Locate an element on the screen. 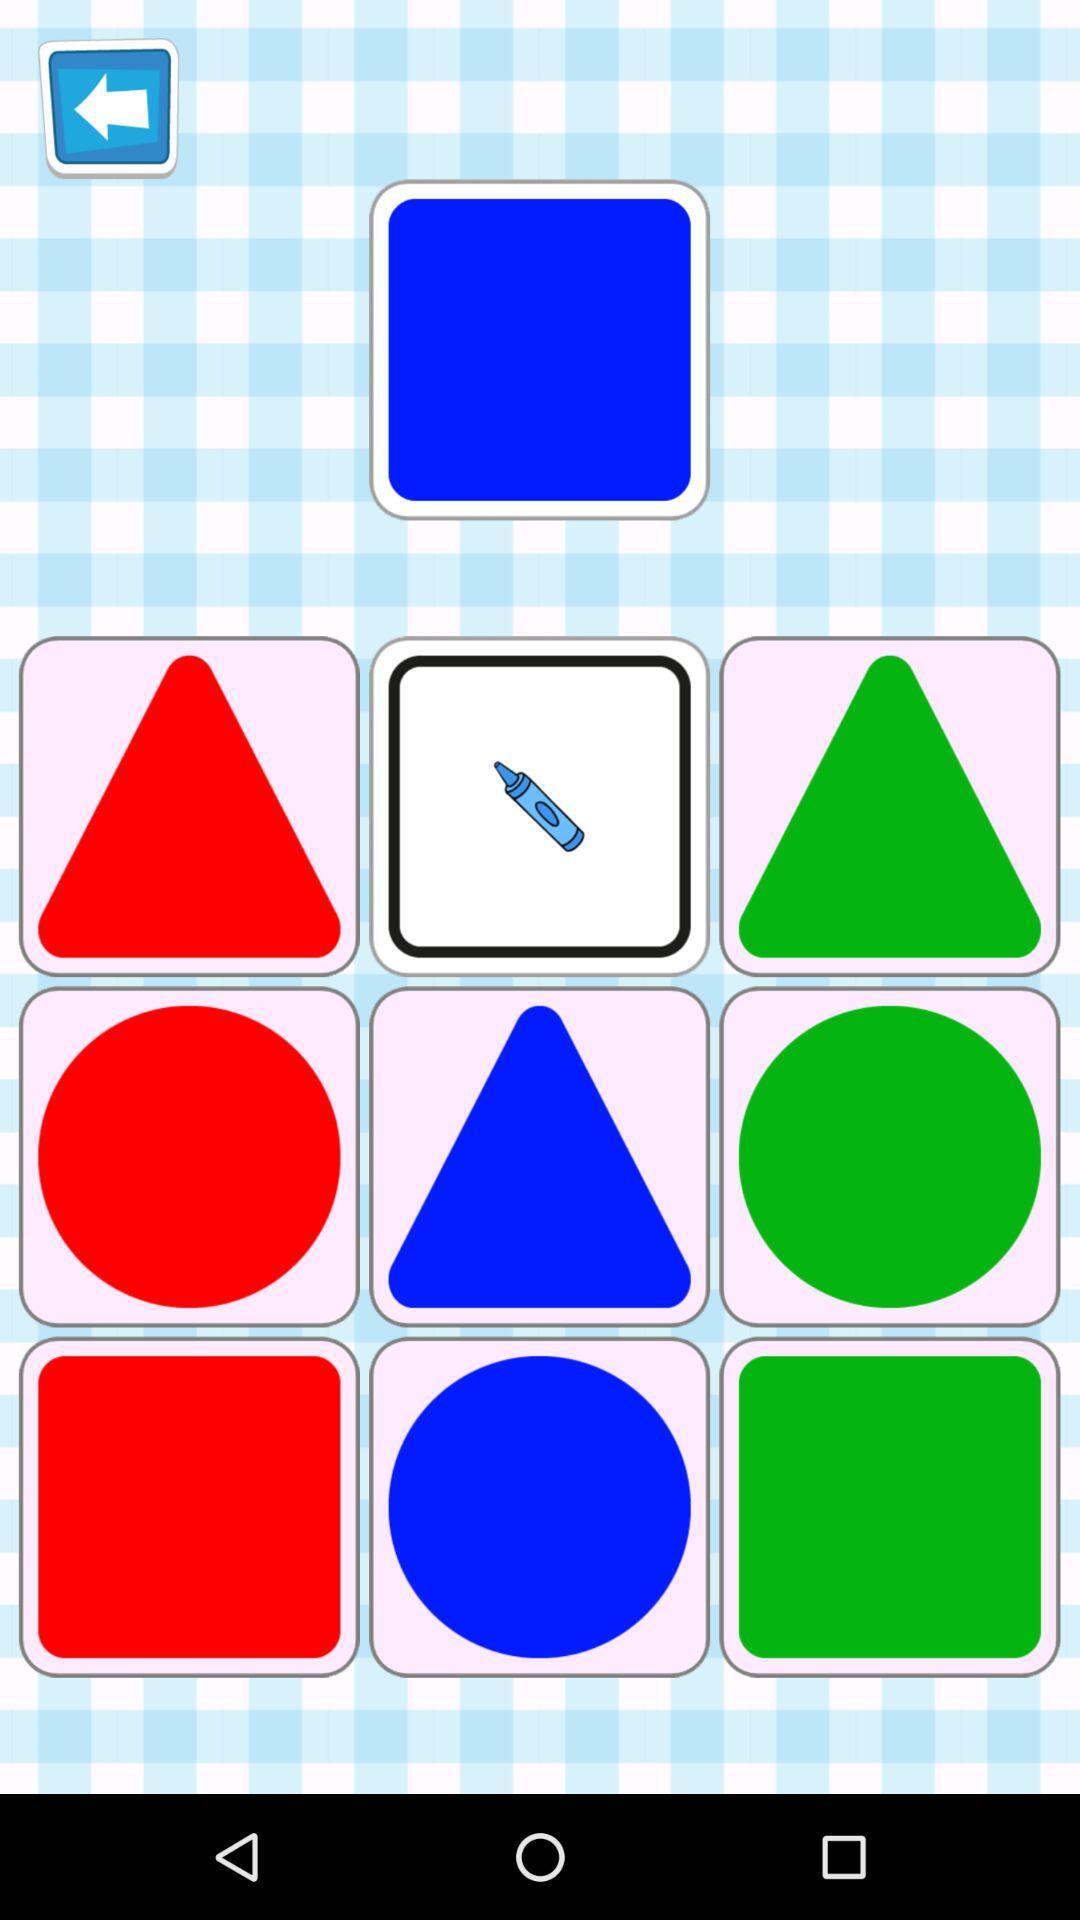  the red triangle is located at coordinates (189, 806).